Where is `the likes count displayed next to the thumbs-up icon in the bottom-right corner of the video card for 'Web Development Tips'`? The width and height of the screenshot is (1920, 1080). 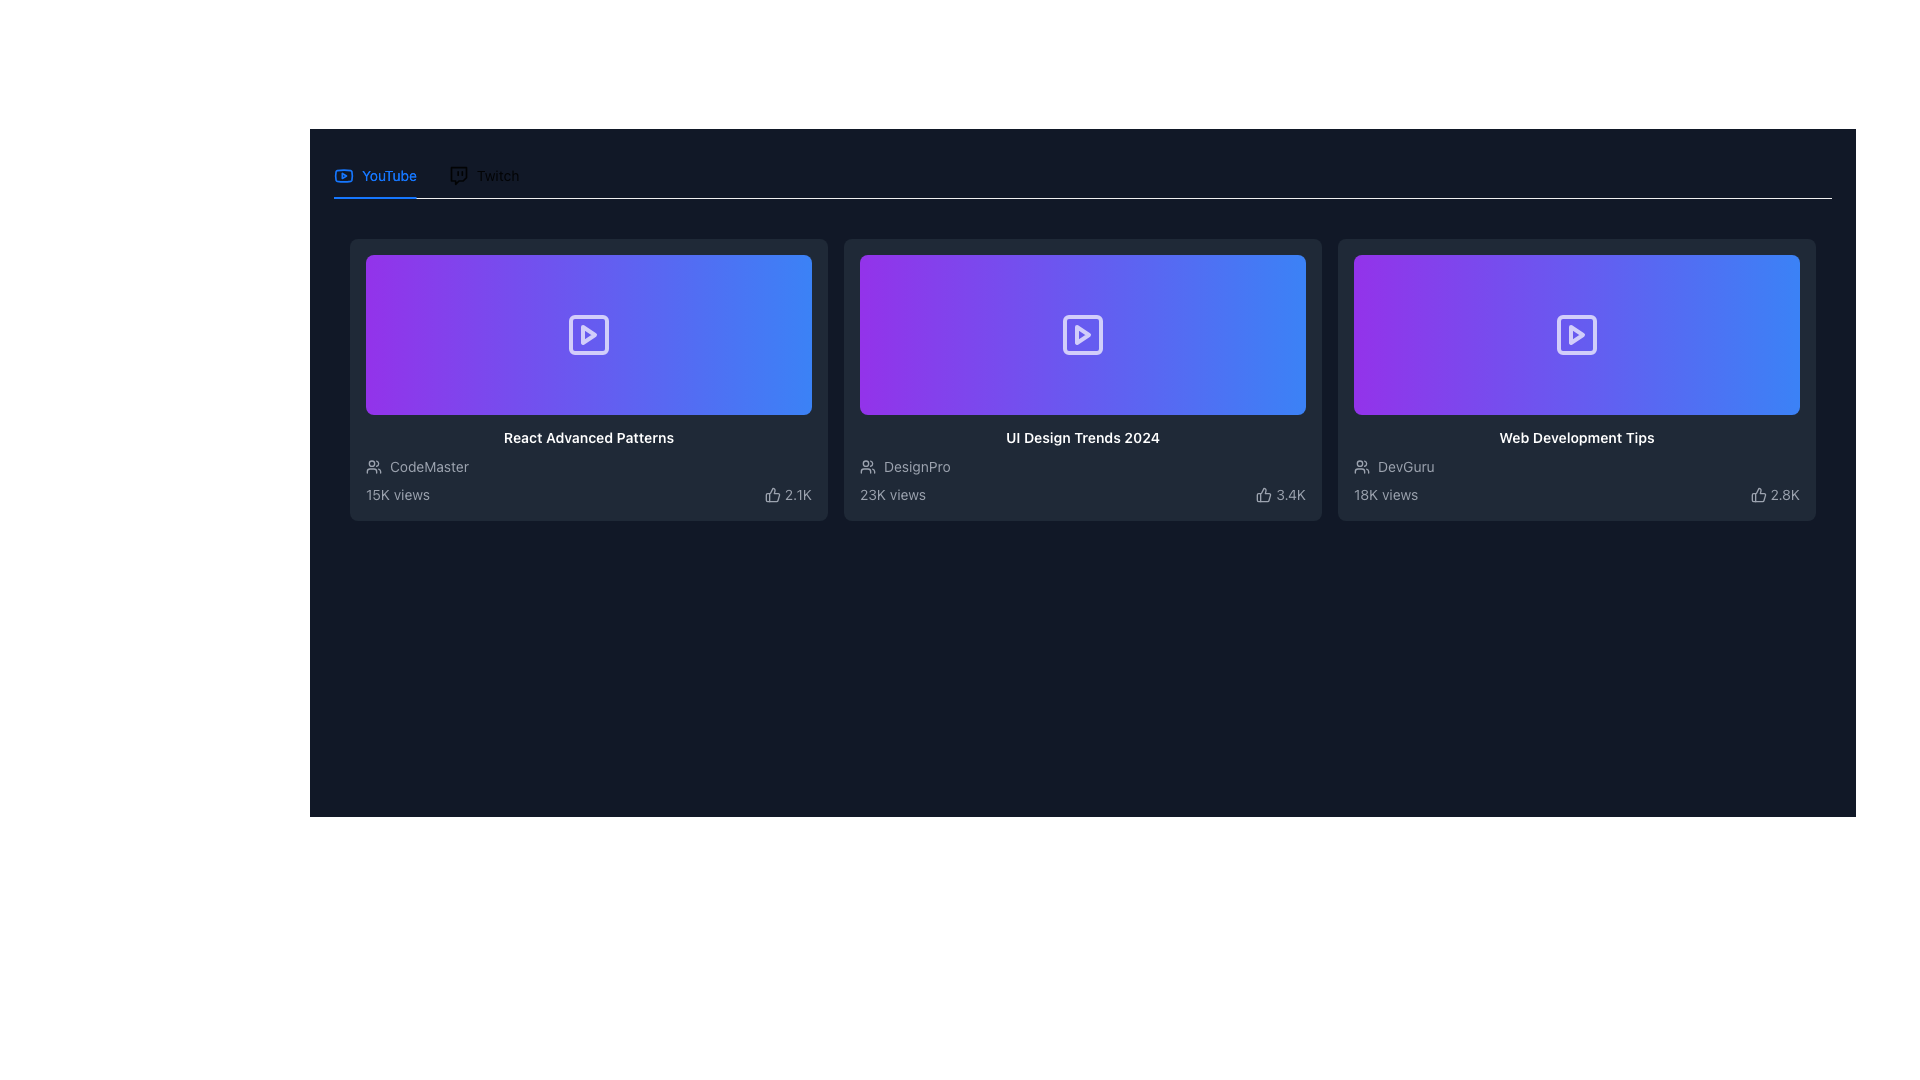 the likes count displayed next to the thumbs-up icon in the bottom-right corner of the video card for 'Web Development Tips' is located at coordinates (1775, 494).